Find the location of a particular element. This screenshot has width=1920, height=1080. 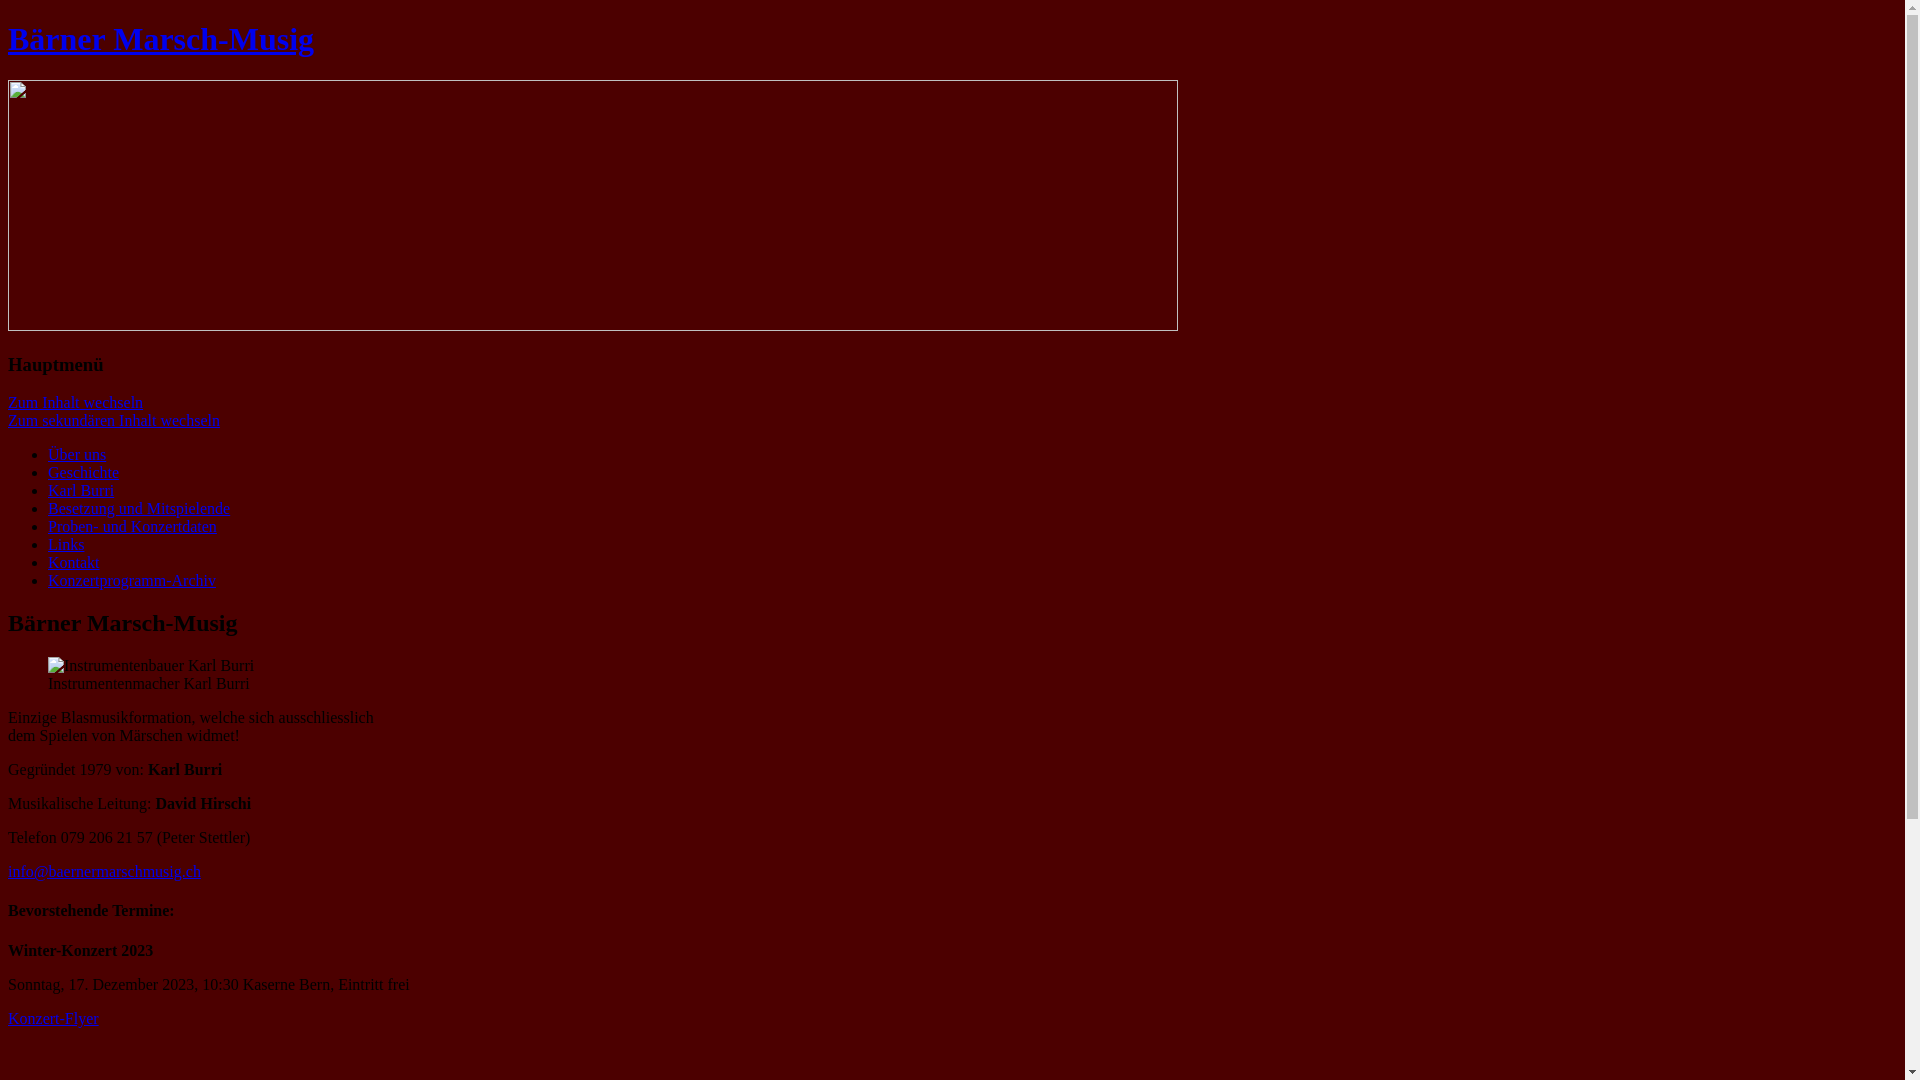

'Zum Inhalt wechseln' is located at coordinates (75, 402).